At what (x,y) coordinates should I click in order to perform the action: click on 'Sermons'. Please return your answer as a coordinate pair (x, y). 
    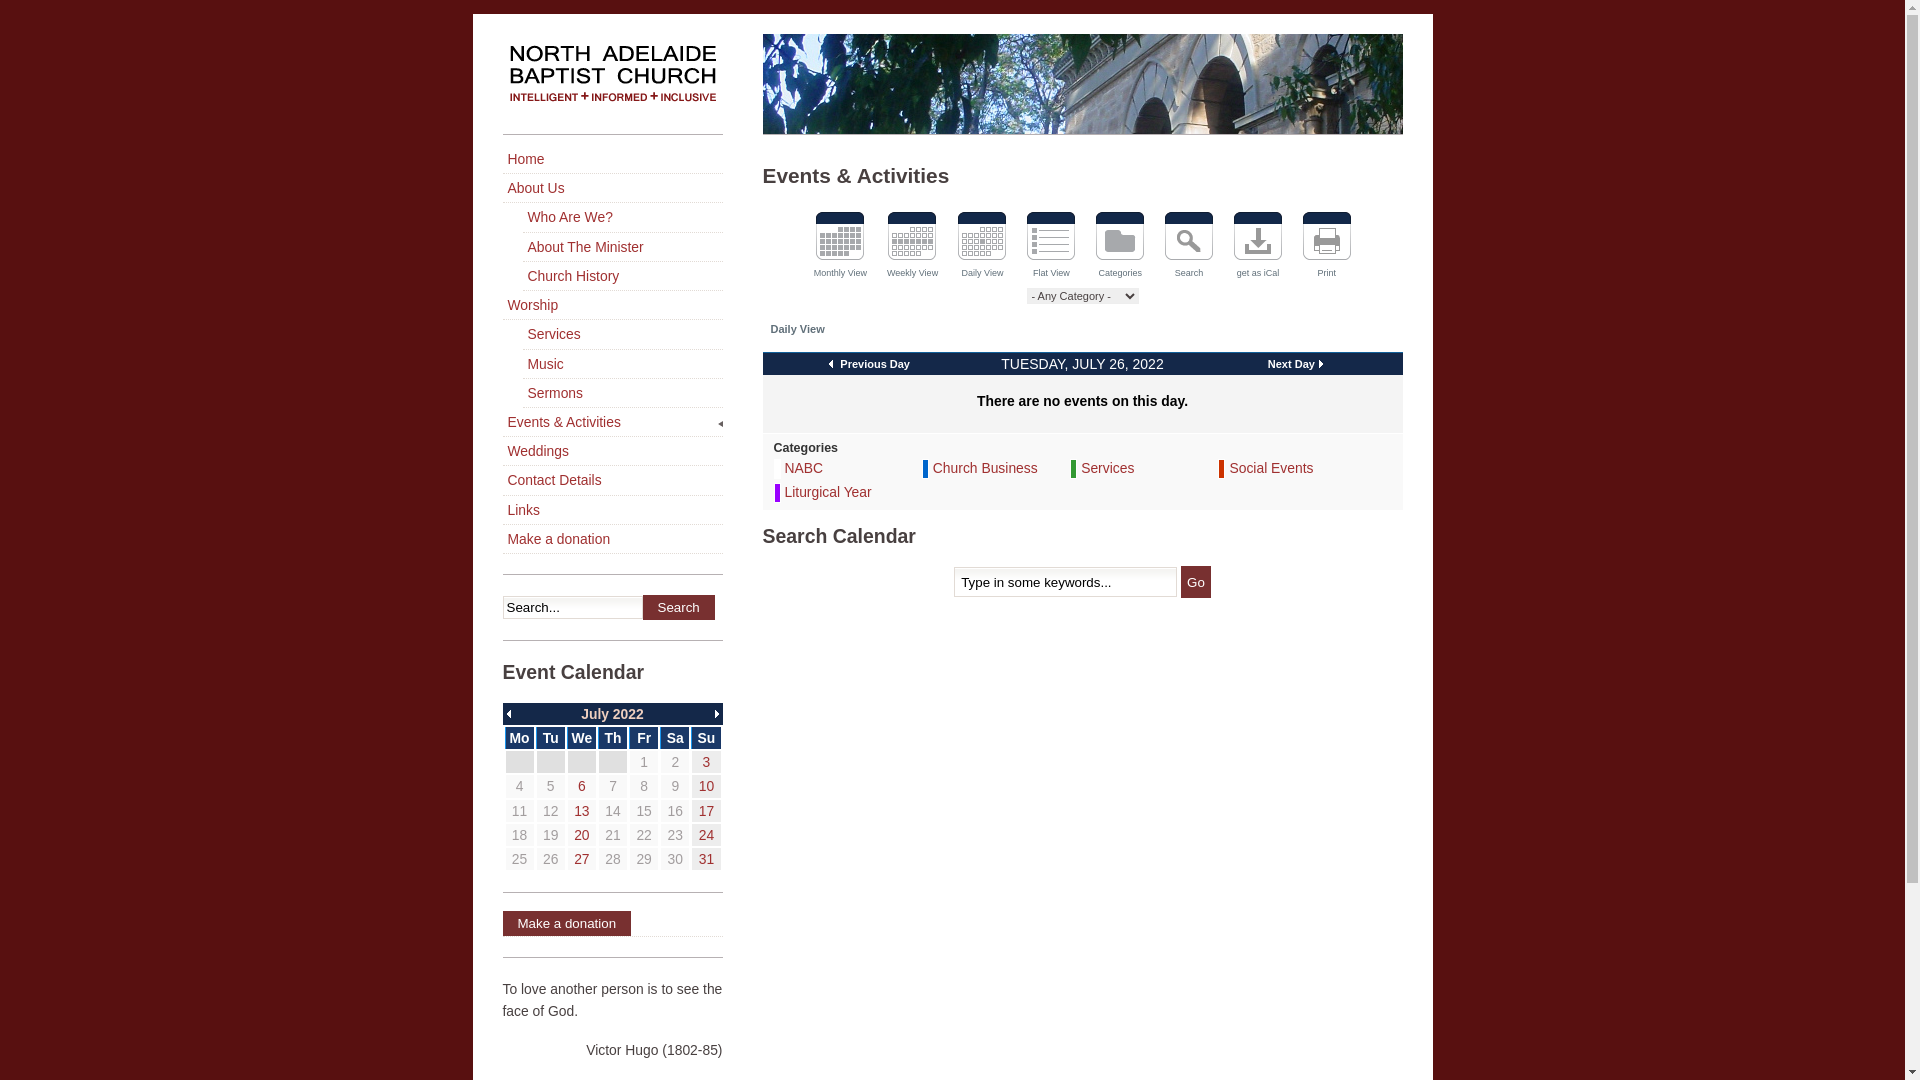
    Looking at the image, I should click on (621, 393).